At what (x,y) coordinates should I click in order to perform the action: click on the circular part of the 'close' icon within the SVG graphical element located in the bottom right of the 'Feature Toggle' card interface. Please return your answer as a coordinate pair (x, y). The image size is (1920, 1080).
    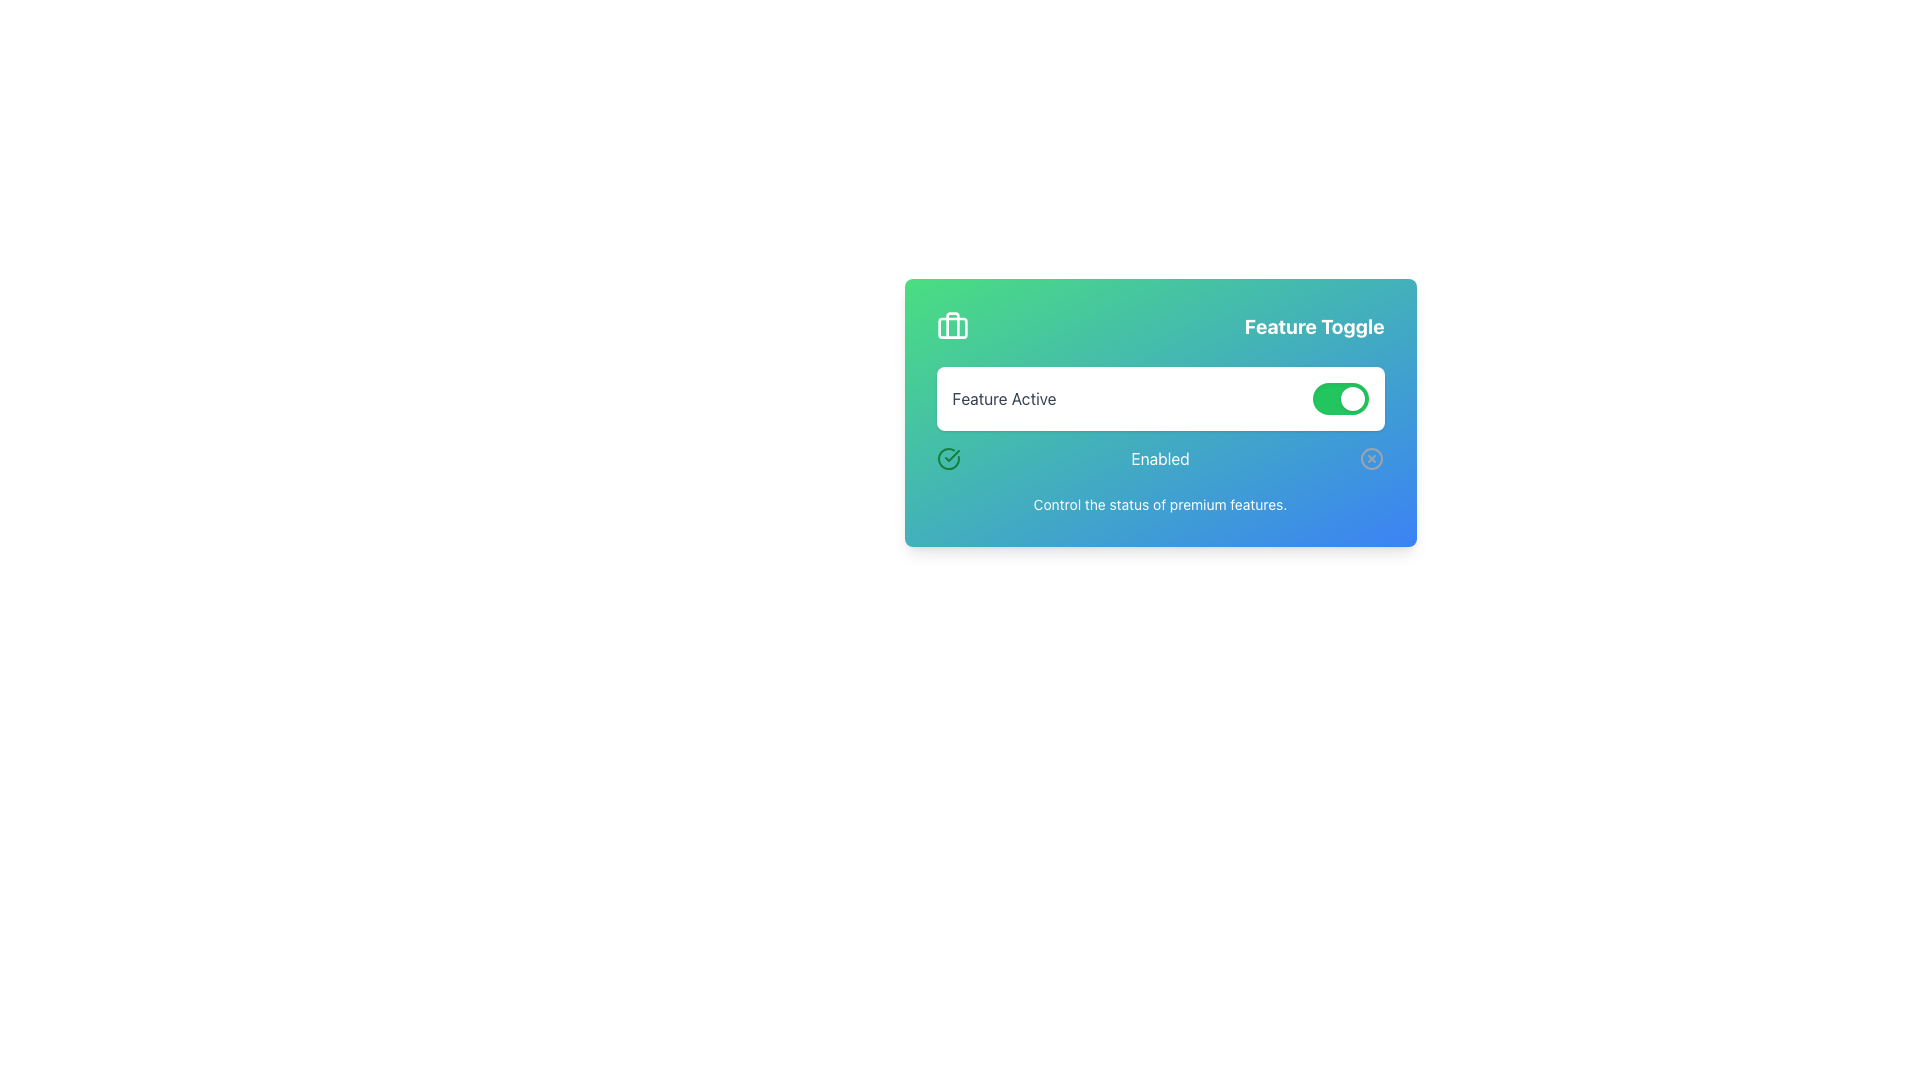
    Looking at the image, I should click on (1371, 459).